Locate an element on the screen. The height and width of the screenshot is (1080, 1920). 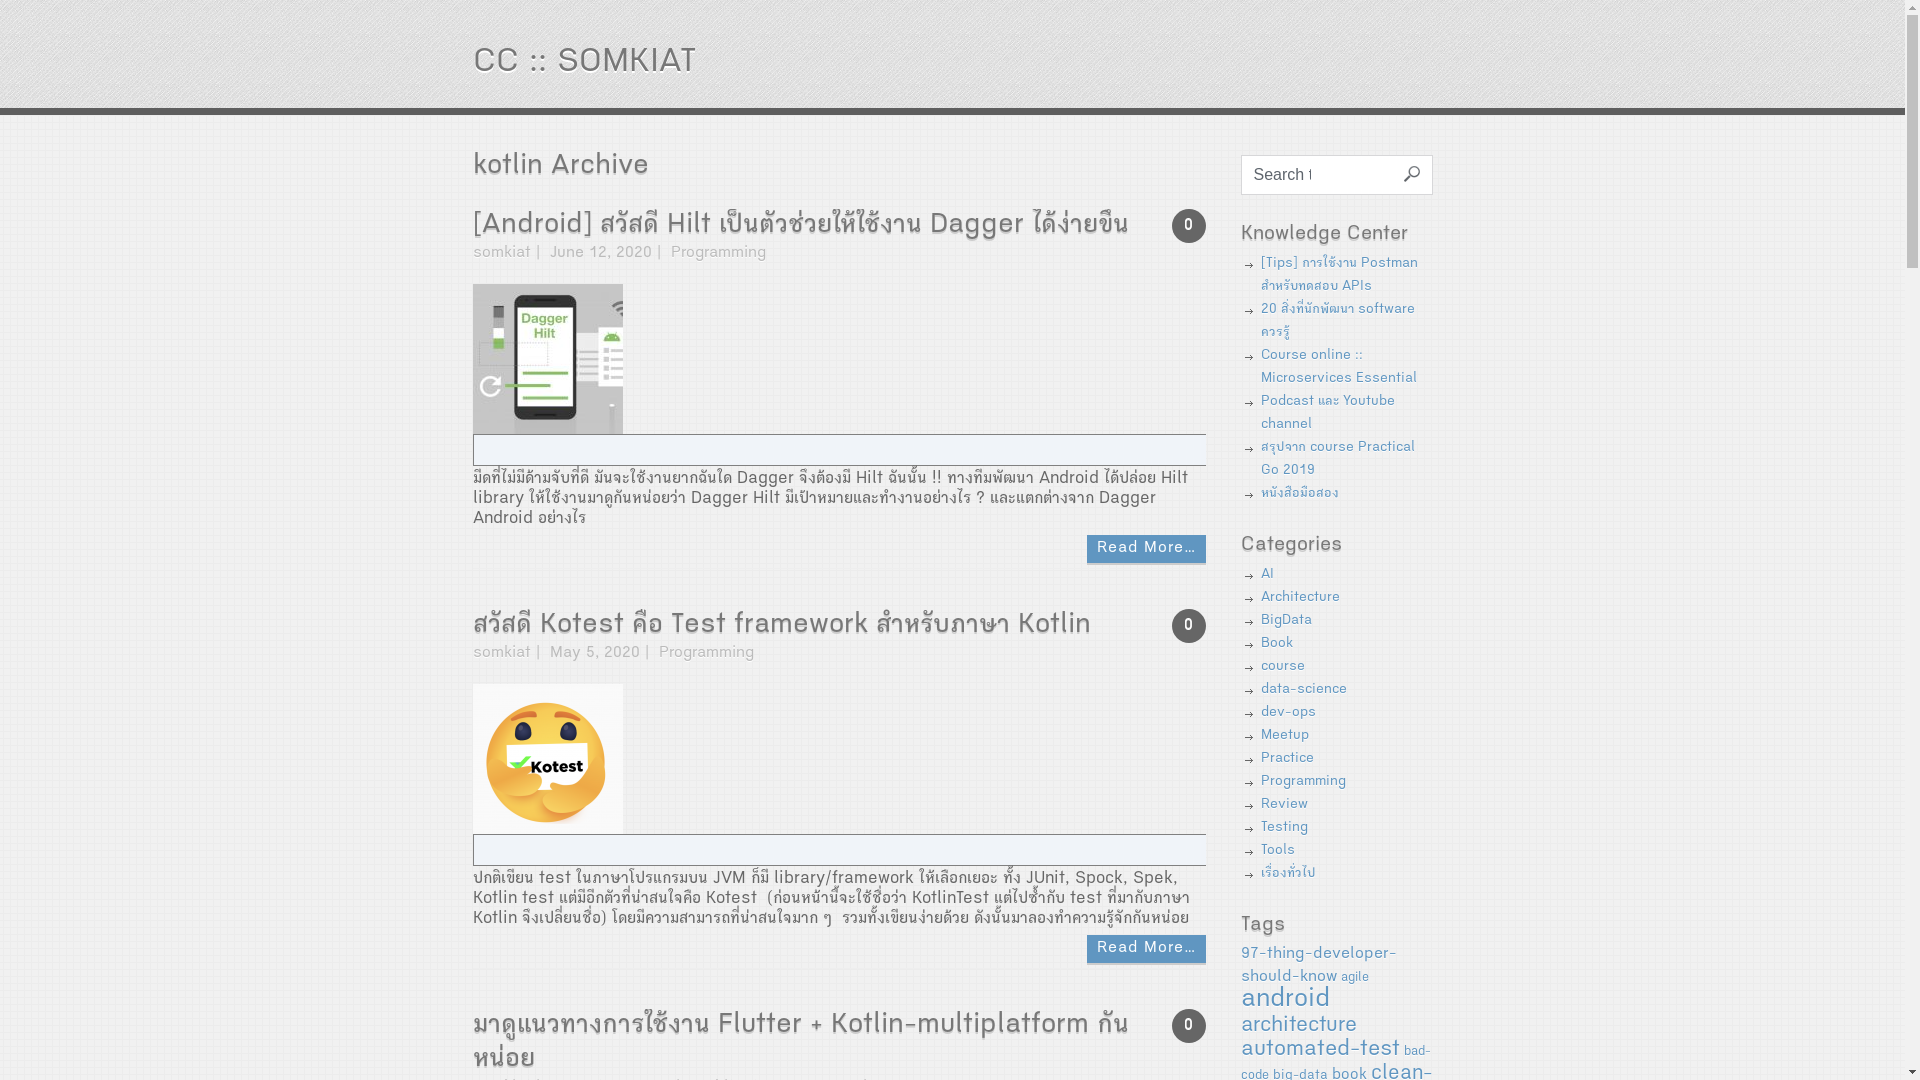
'Testing' is located at coordinates (1283, 828).